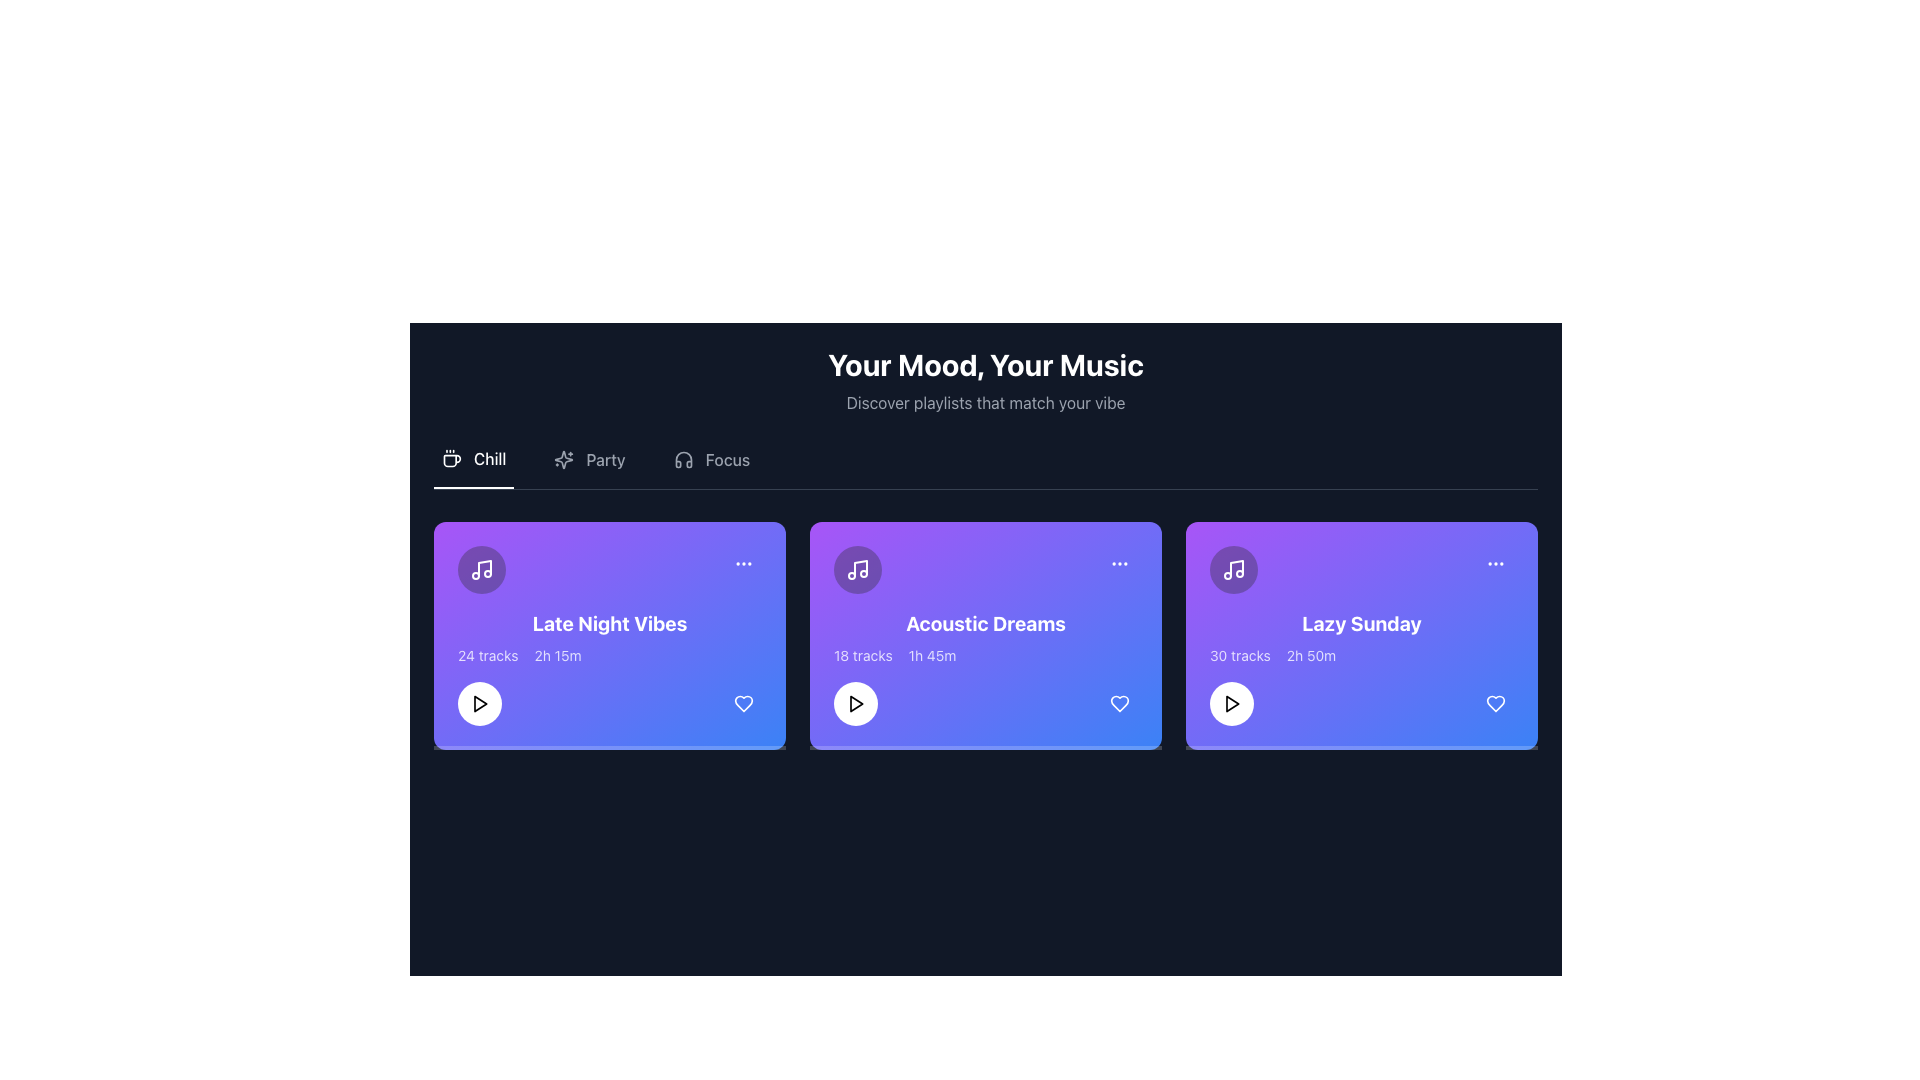 The image size is (1920, 1080). Describe the element at coordinates (488, 655) in the screenshot. I see `the text label displaying '24 tracks' which is styled with a semi-transparent white overlay and positioned over a purple gradient background, located in the 'Late Night Vibes' card before the '2h 15m' text element` at that location.